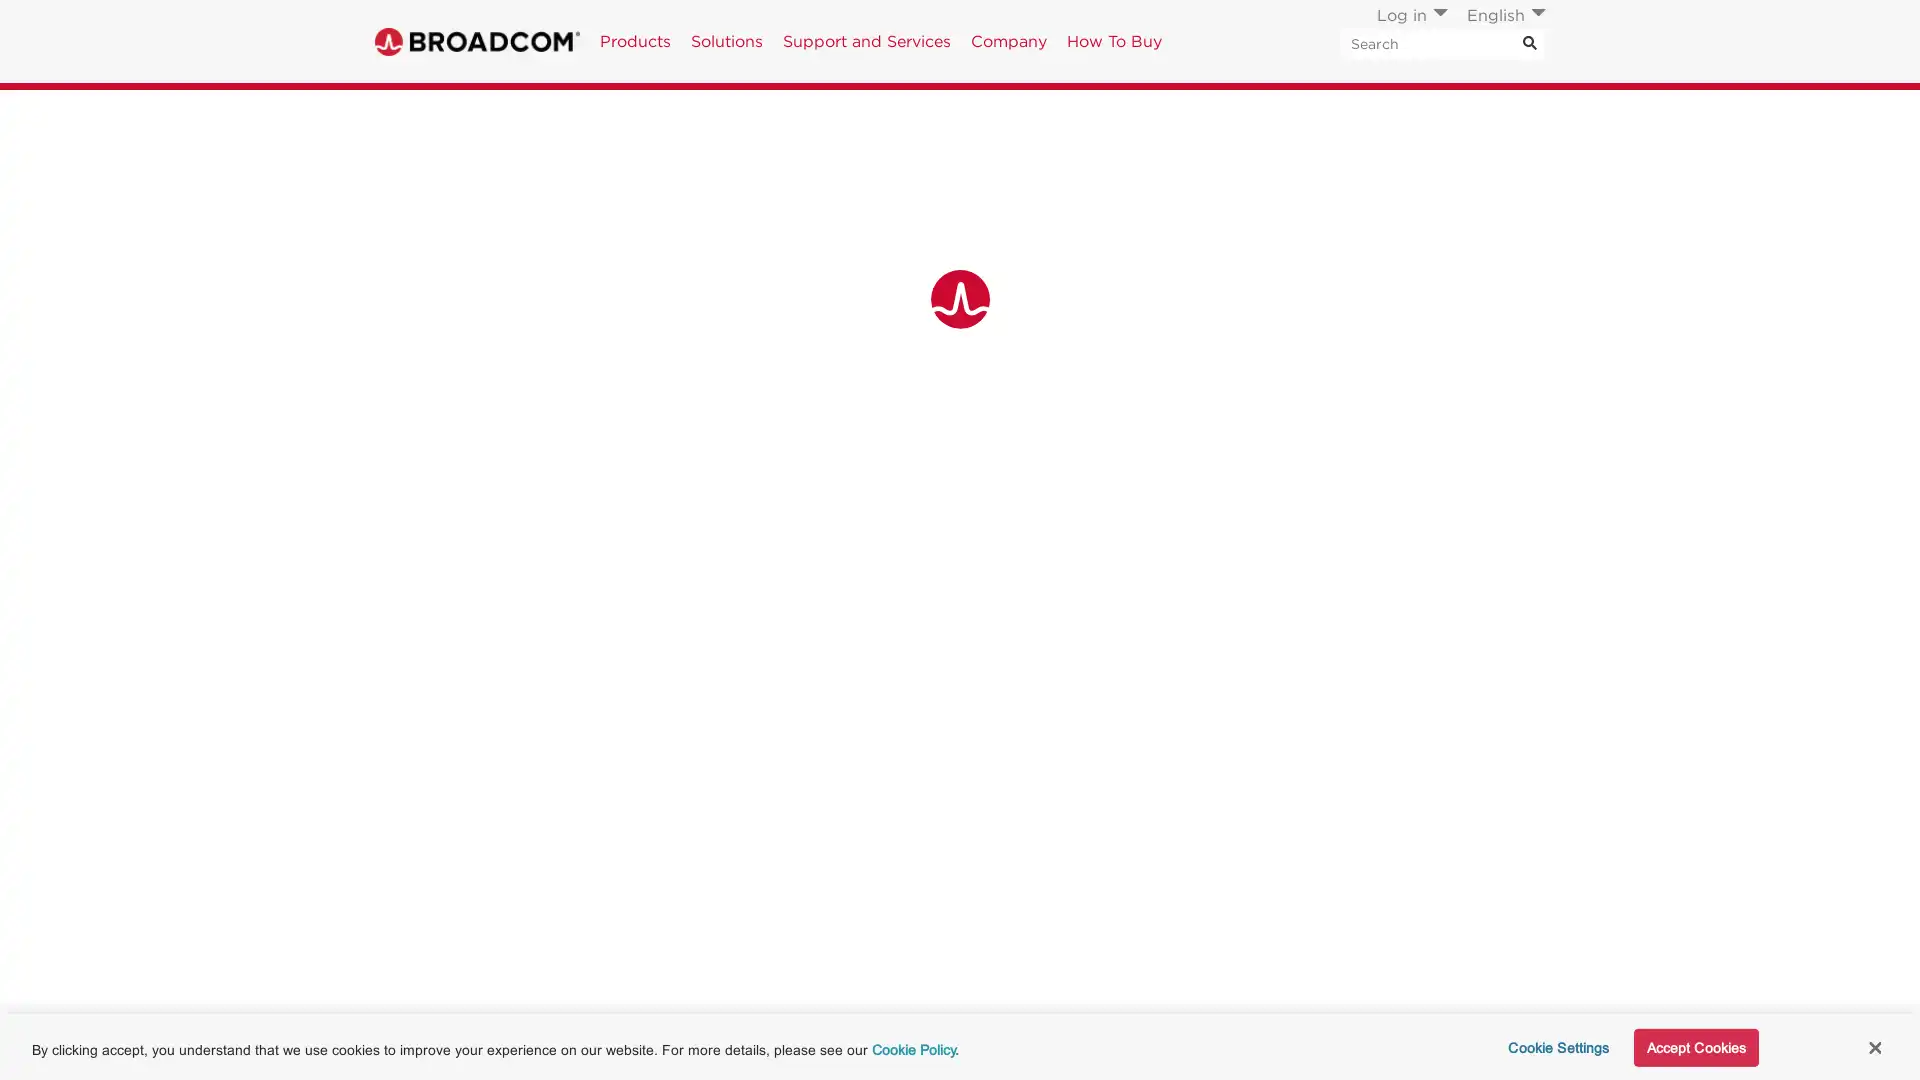 This screenshot has height=1080, width=1920. I want to click on How To Buy, so click(1113, 41).